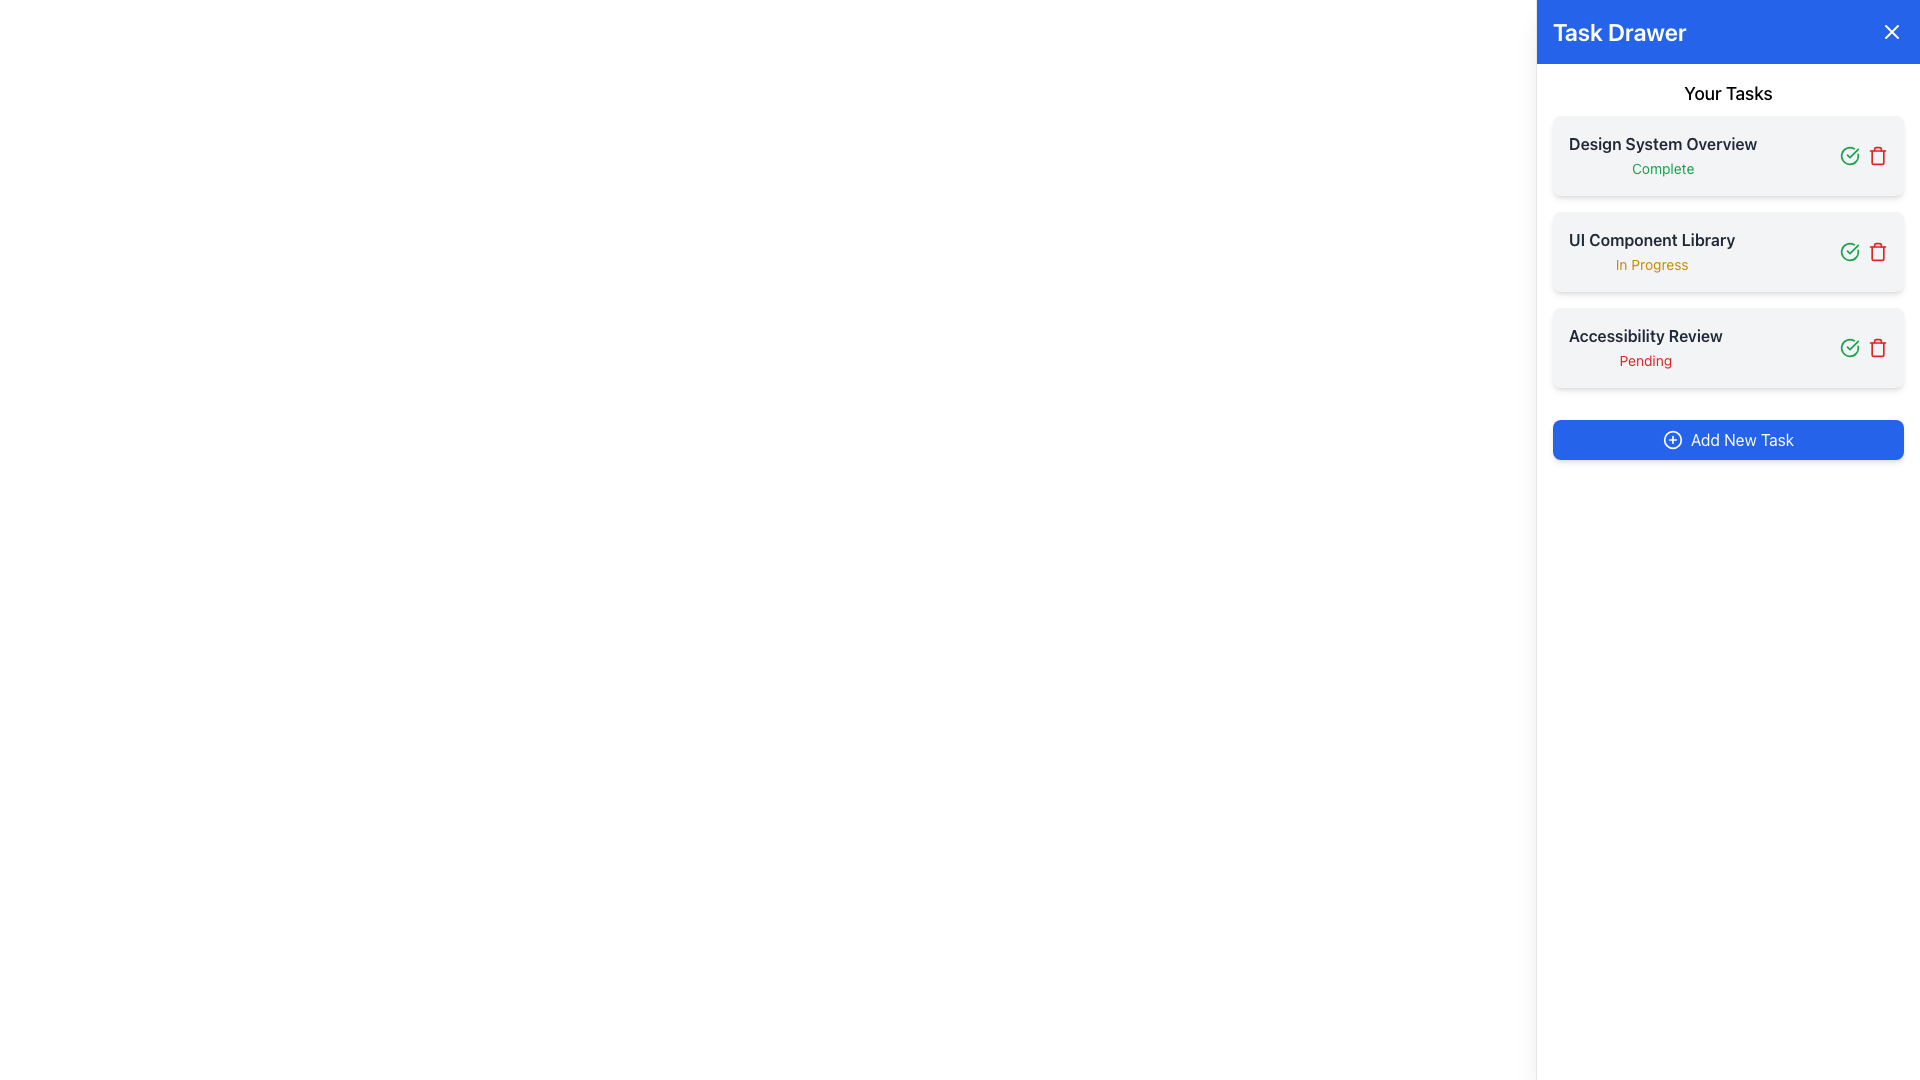 The width and height of the screenshot is (1920, 1080). What do you see at coordinates (1848, 346) in the screenshot?
I see `the Icon Button located to the right of the 'Design System Overview' task listing under 'Your Tasks' in the Task Drawer` at bounding box center [1848, 346].